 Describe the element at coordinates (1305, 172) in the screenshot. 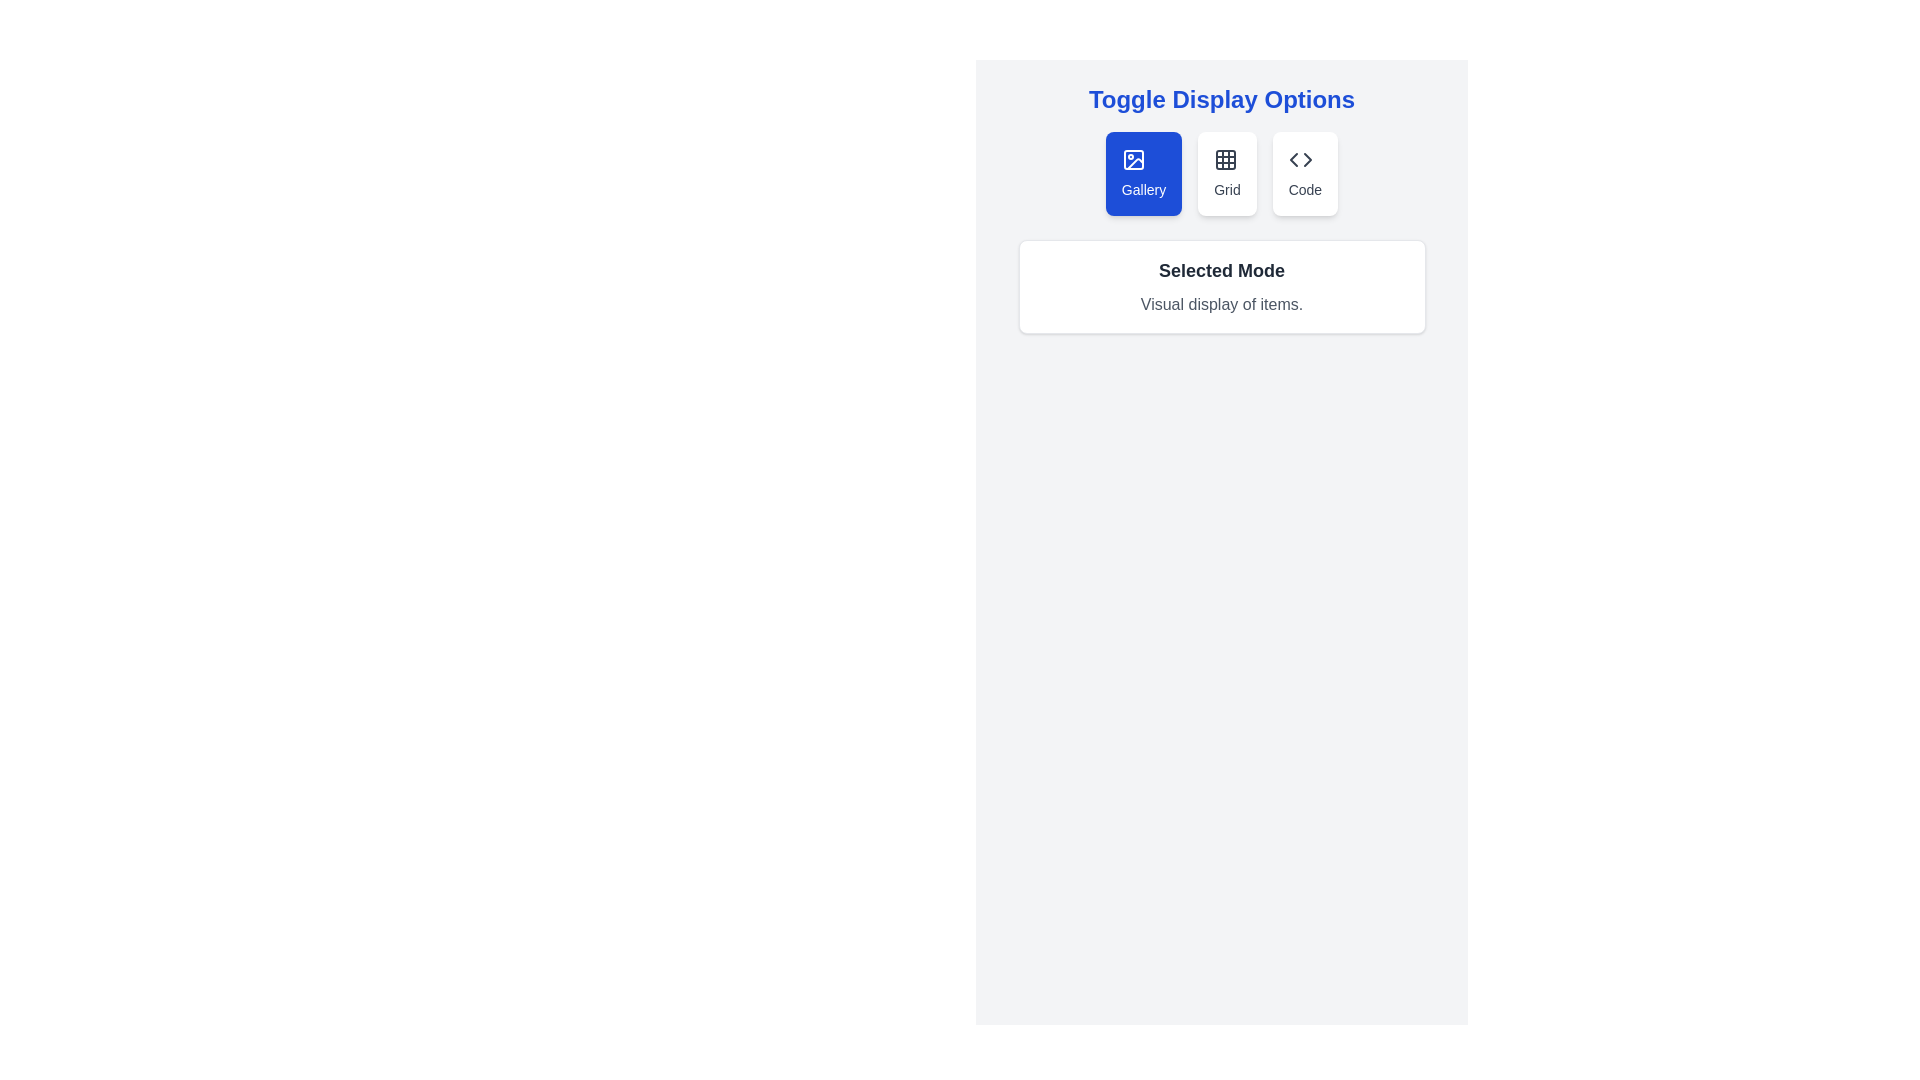

I see `the Code button to toggle the display mode` at that location.